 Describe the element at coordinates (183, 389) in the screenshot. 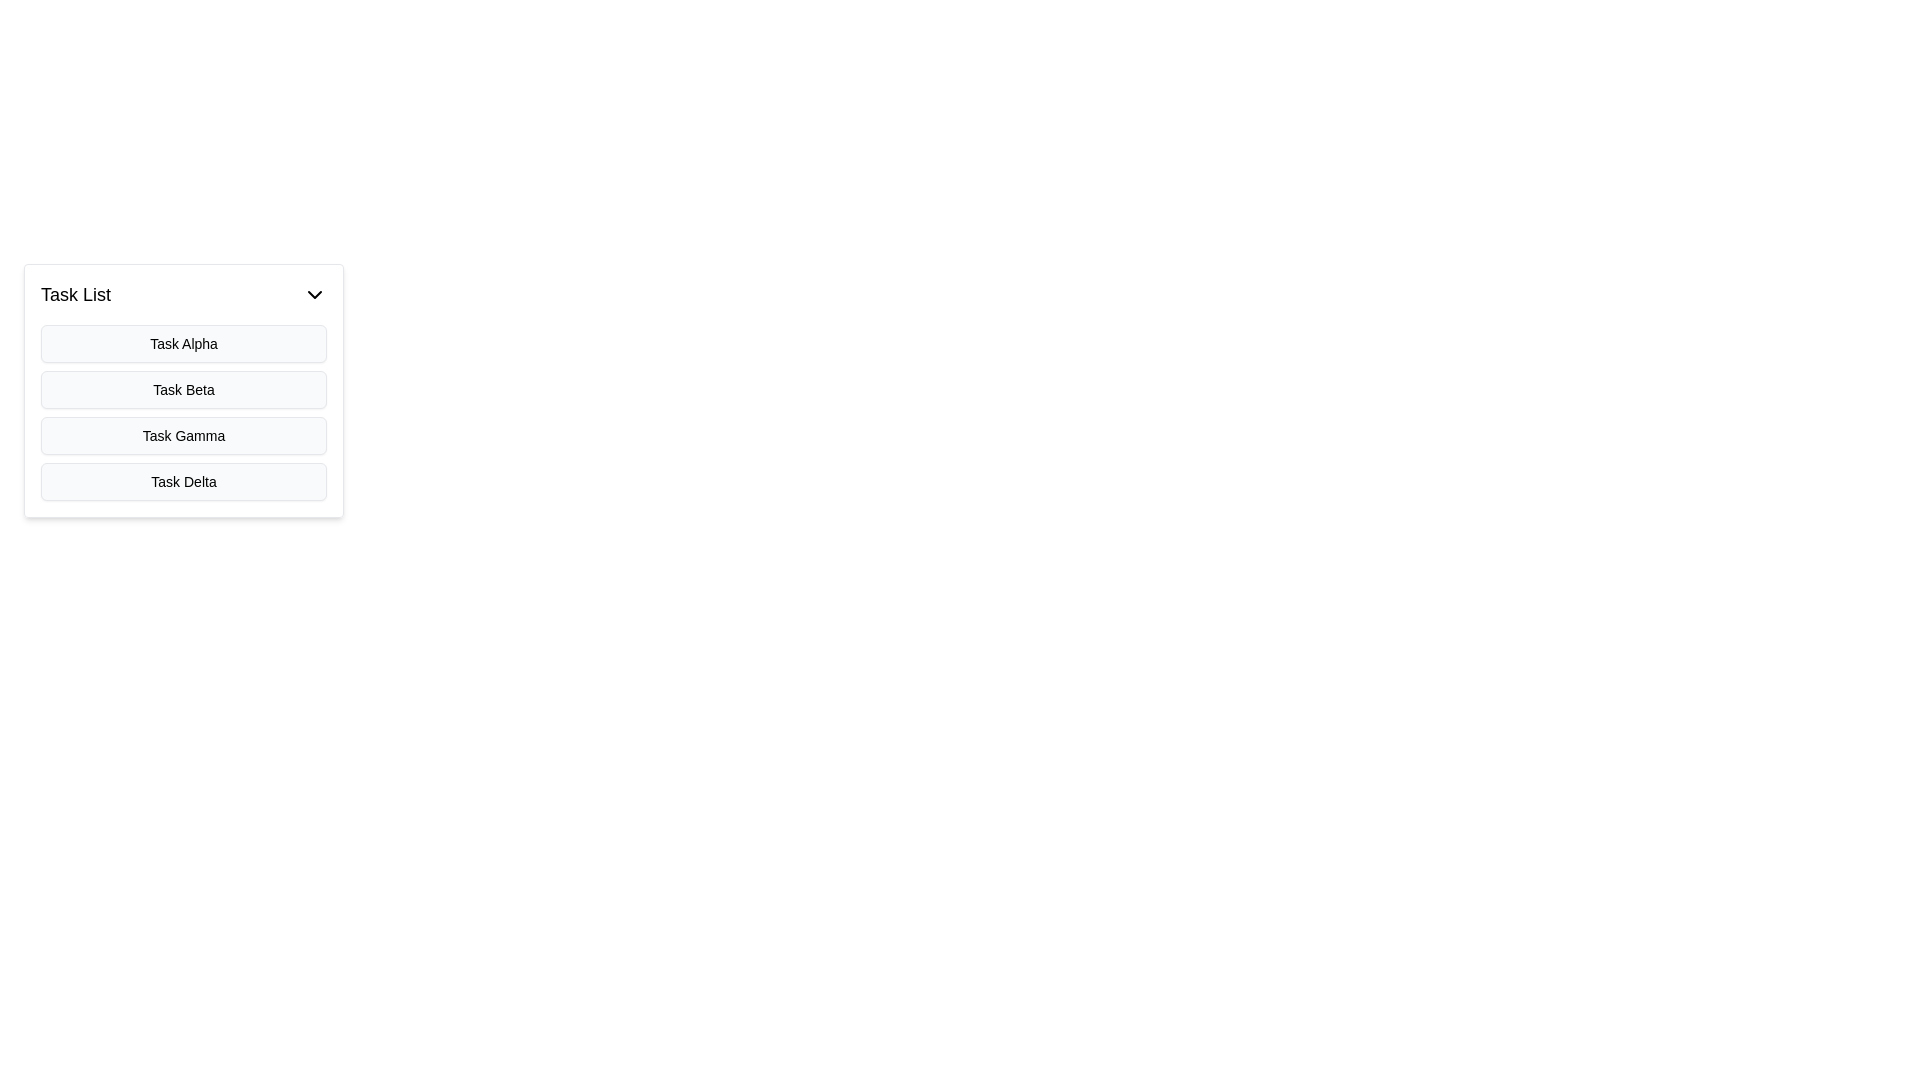

I see `the selectable button labeled 'Task Beta' in the dropdown menu 'Task List' to trigger the hover effect` at that location.